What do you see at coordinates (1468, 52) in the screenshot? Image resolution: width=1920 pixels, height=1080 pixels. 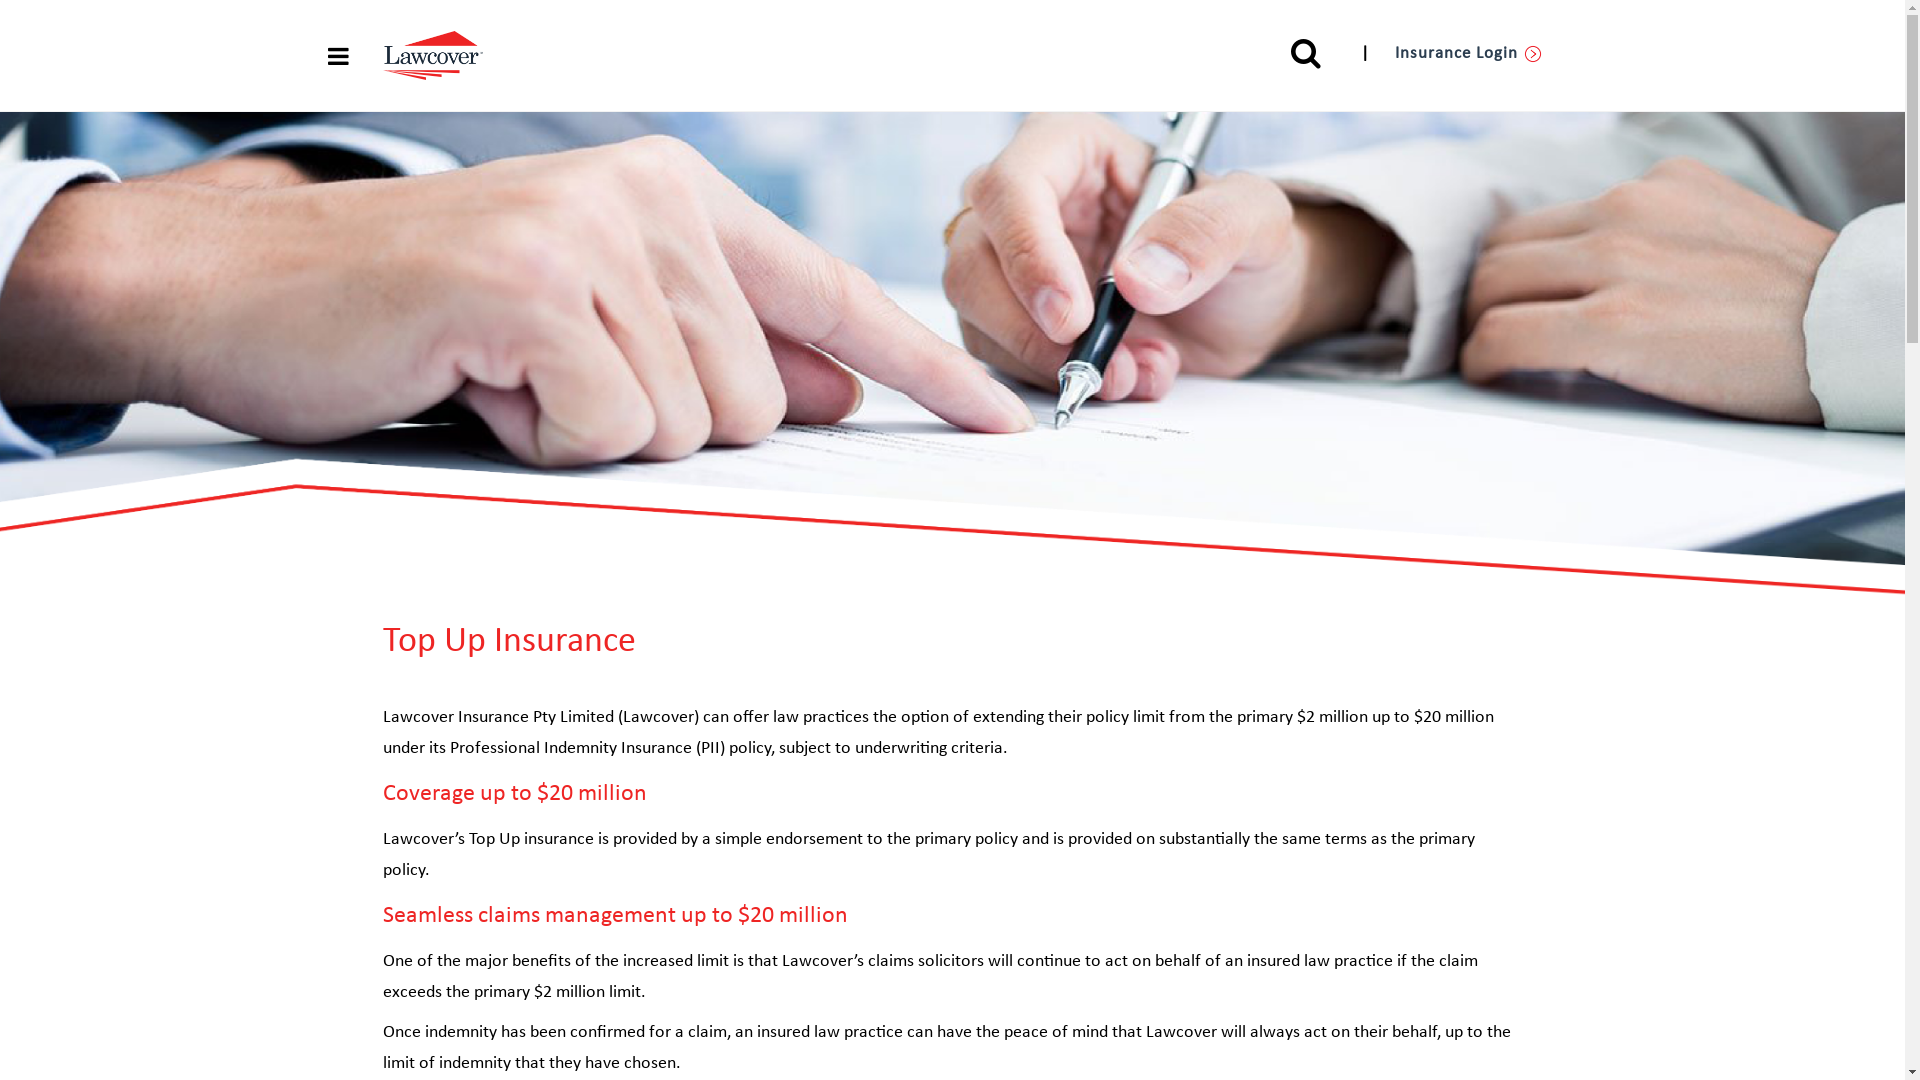 I see `'Insurance Login'` at bounding box center [1468, 52].